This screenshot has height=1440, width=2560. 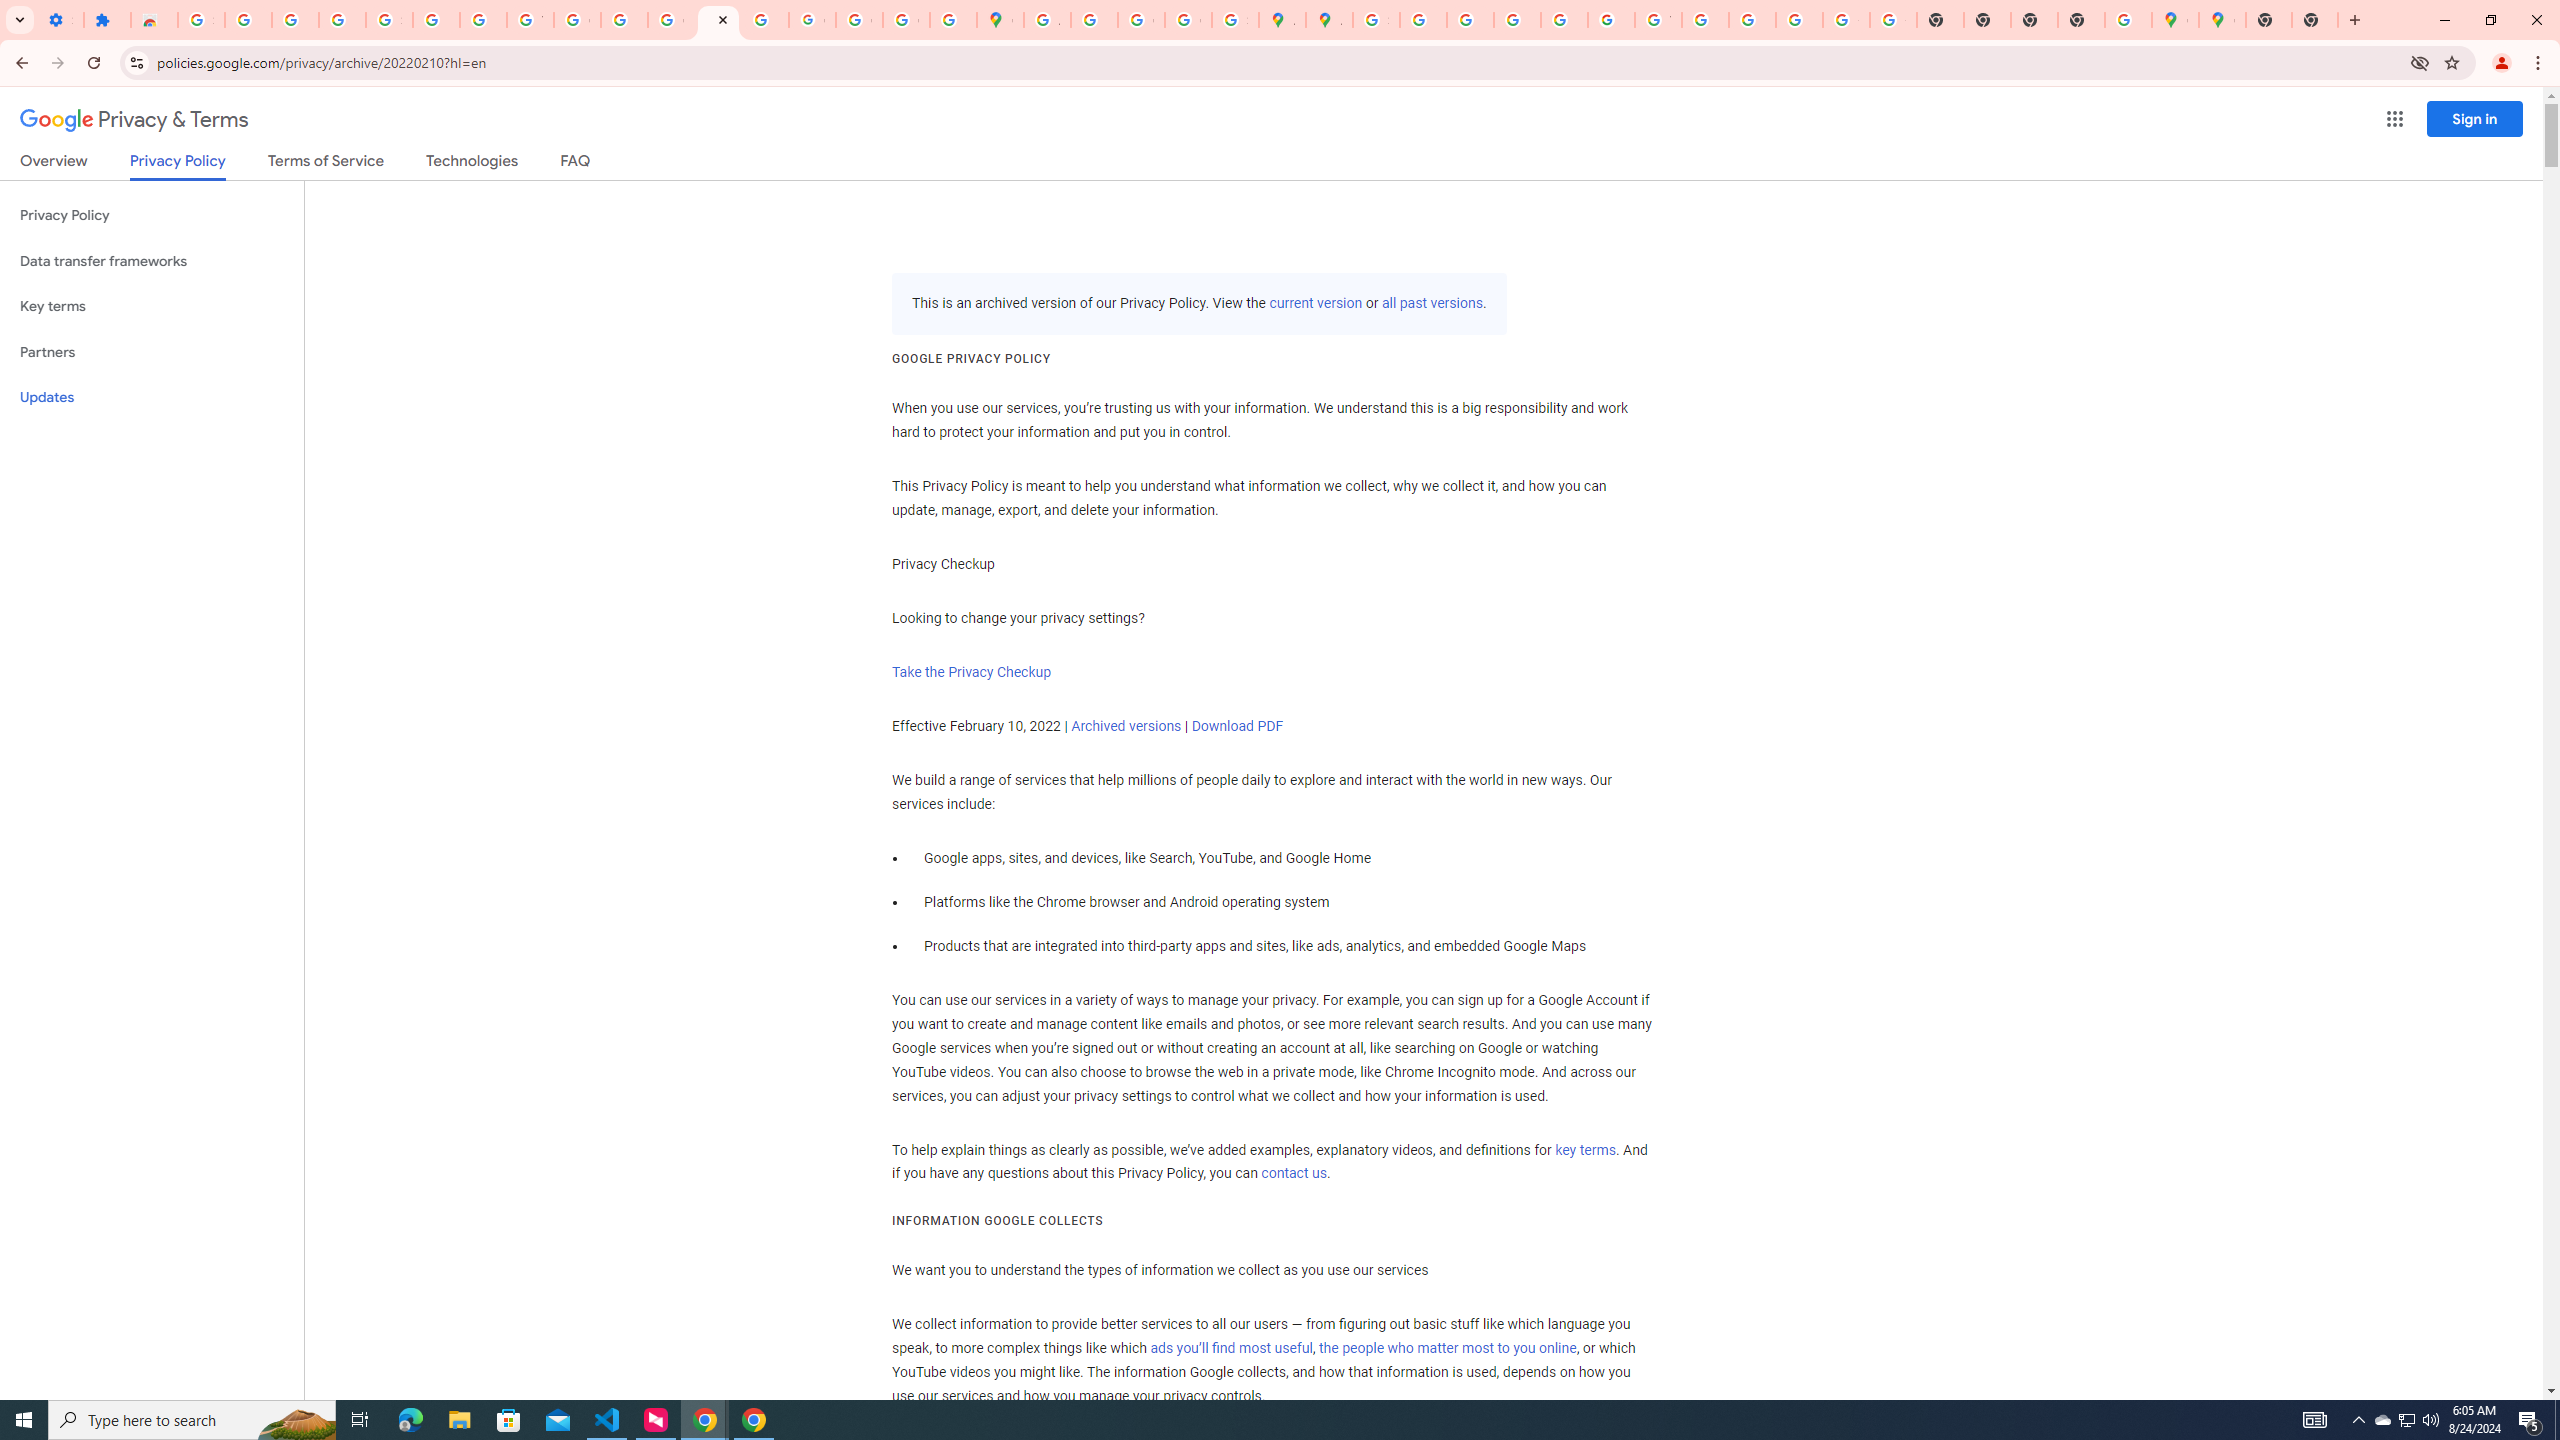 What do you see at coordinates (248, 19) in the screenshot?
I see `'Delete photos & videos - Computer - Google Photos Help'` at bounding box center [248, 19].